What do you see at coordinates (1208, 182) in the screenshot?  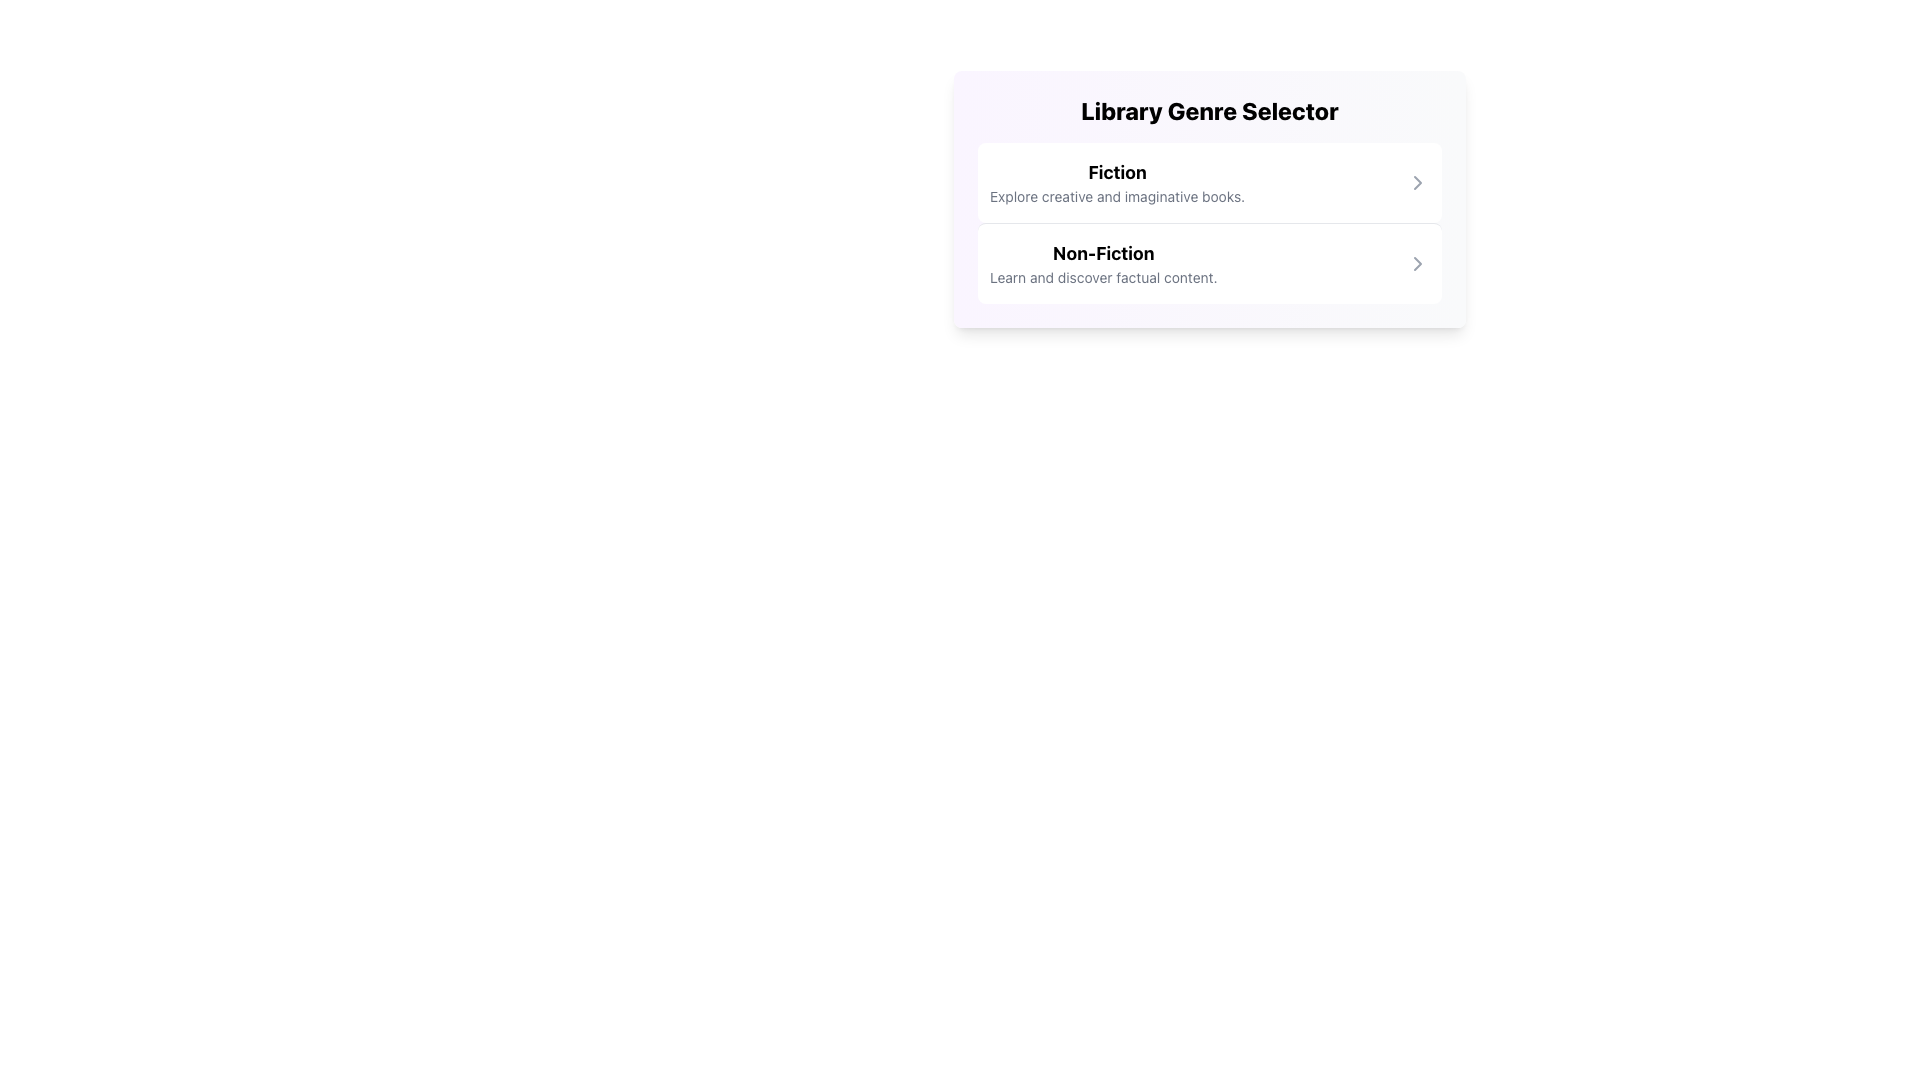 I see `the 'Fiction' List Item Button which is a horizontally aligned bar with a bold title and a chevron icon to the right, located in the upper half of the center pane` at bounding box center [1208, 182].